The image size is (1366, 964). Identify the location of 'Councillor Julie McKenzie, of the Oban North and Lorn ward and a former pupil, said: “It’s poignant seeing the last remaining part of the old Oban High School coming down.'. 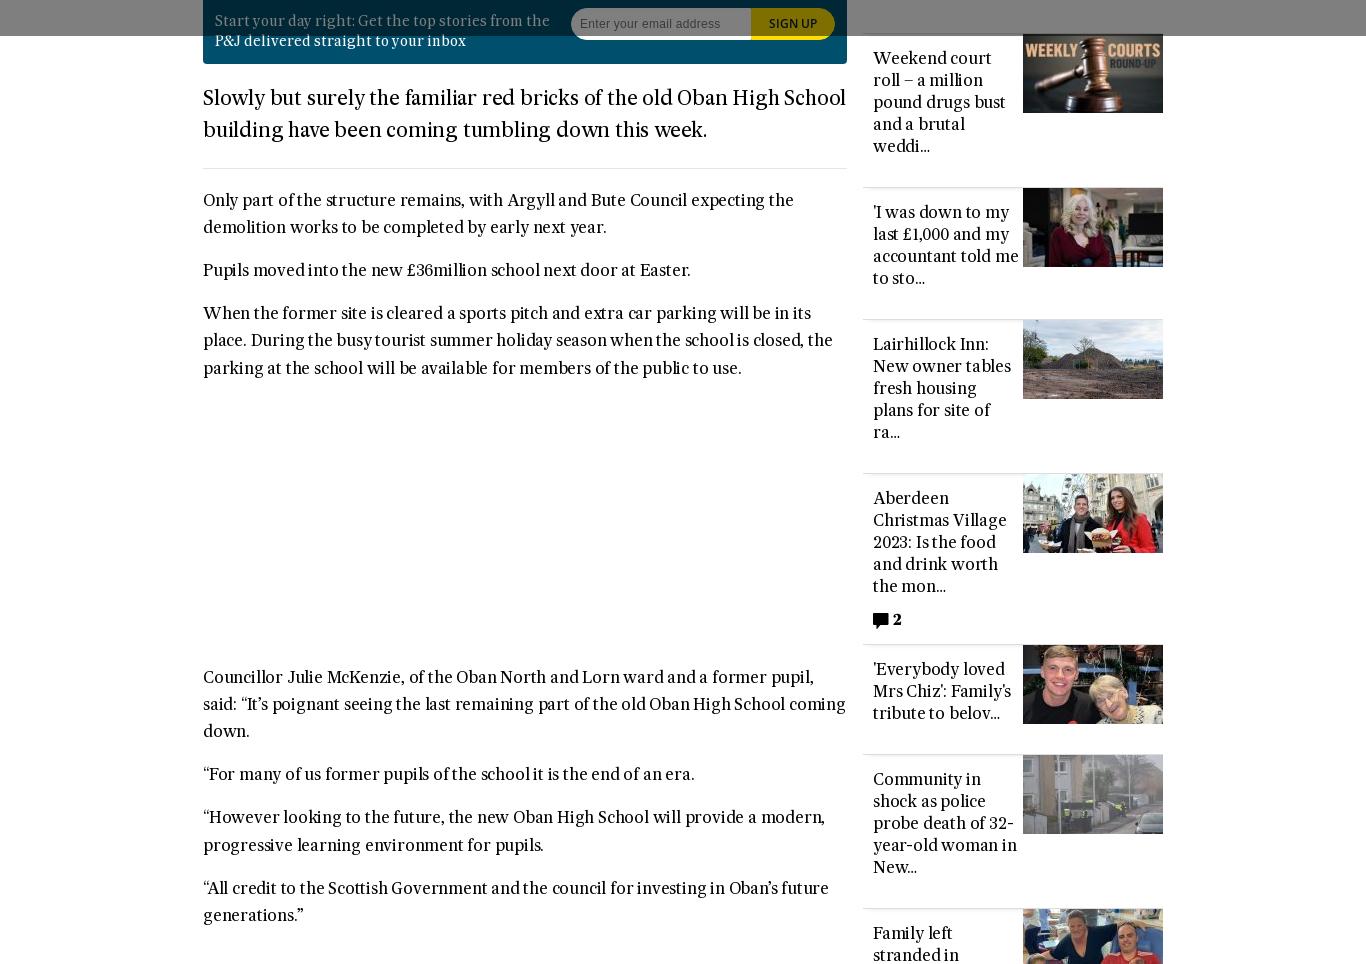
(523, 705).